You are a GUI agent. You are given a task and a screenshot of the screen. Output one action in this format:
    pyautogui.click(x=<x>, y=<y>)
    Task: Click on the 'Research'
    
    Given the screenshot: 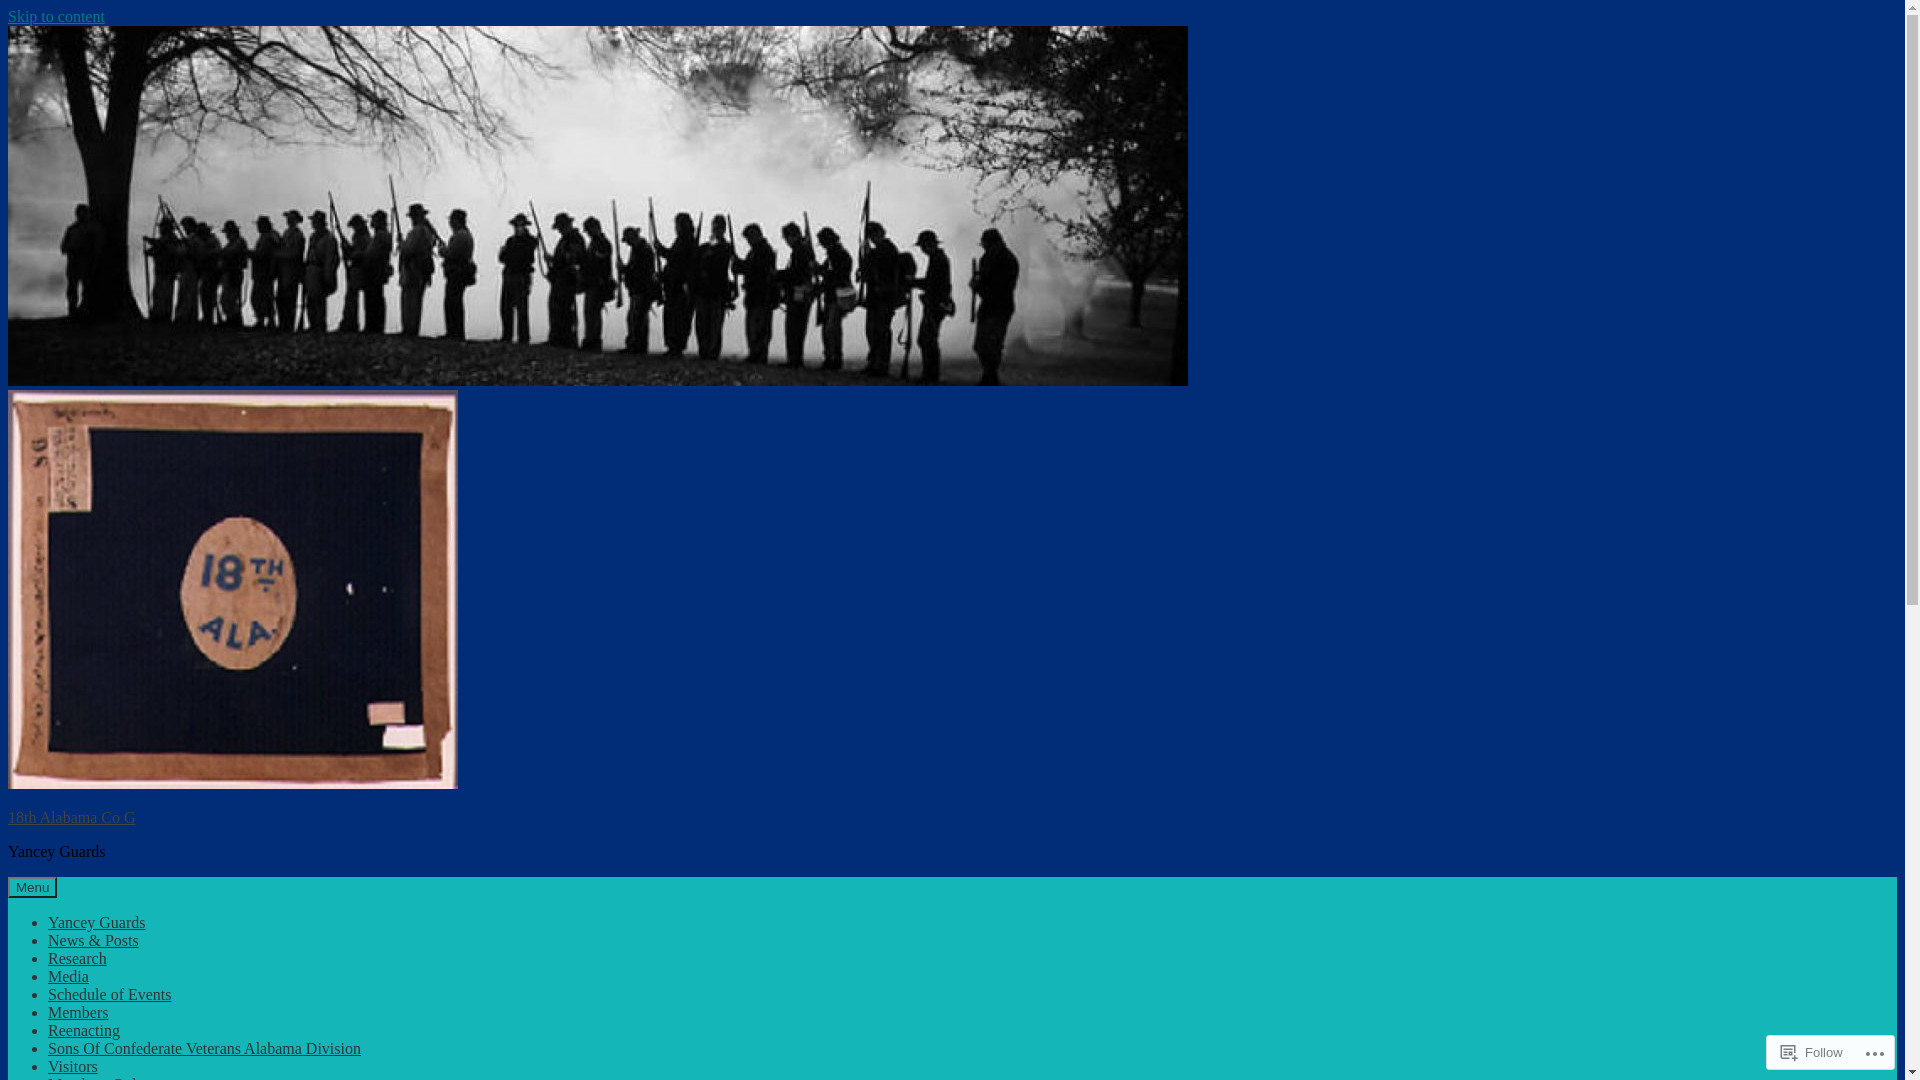 What is the action you would take?
    pyautogui.click(x=77, y=957)
    